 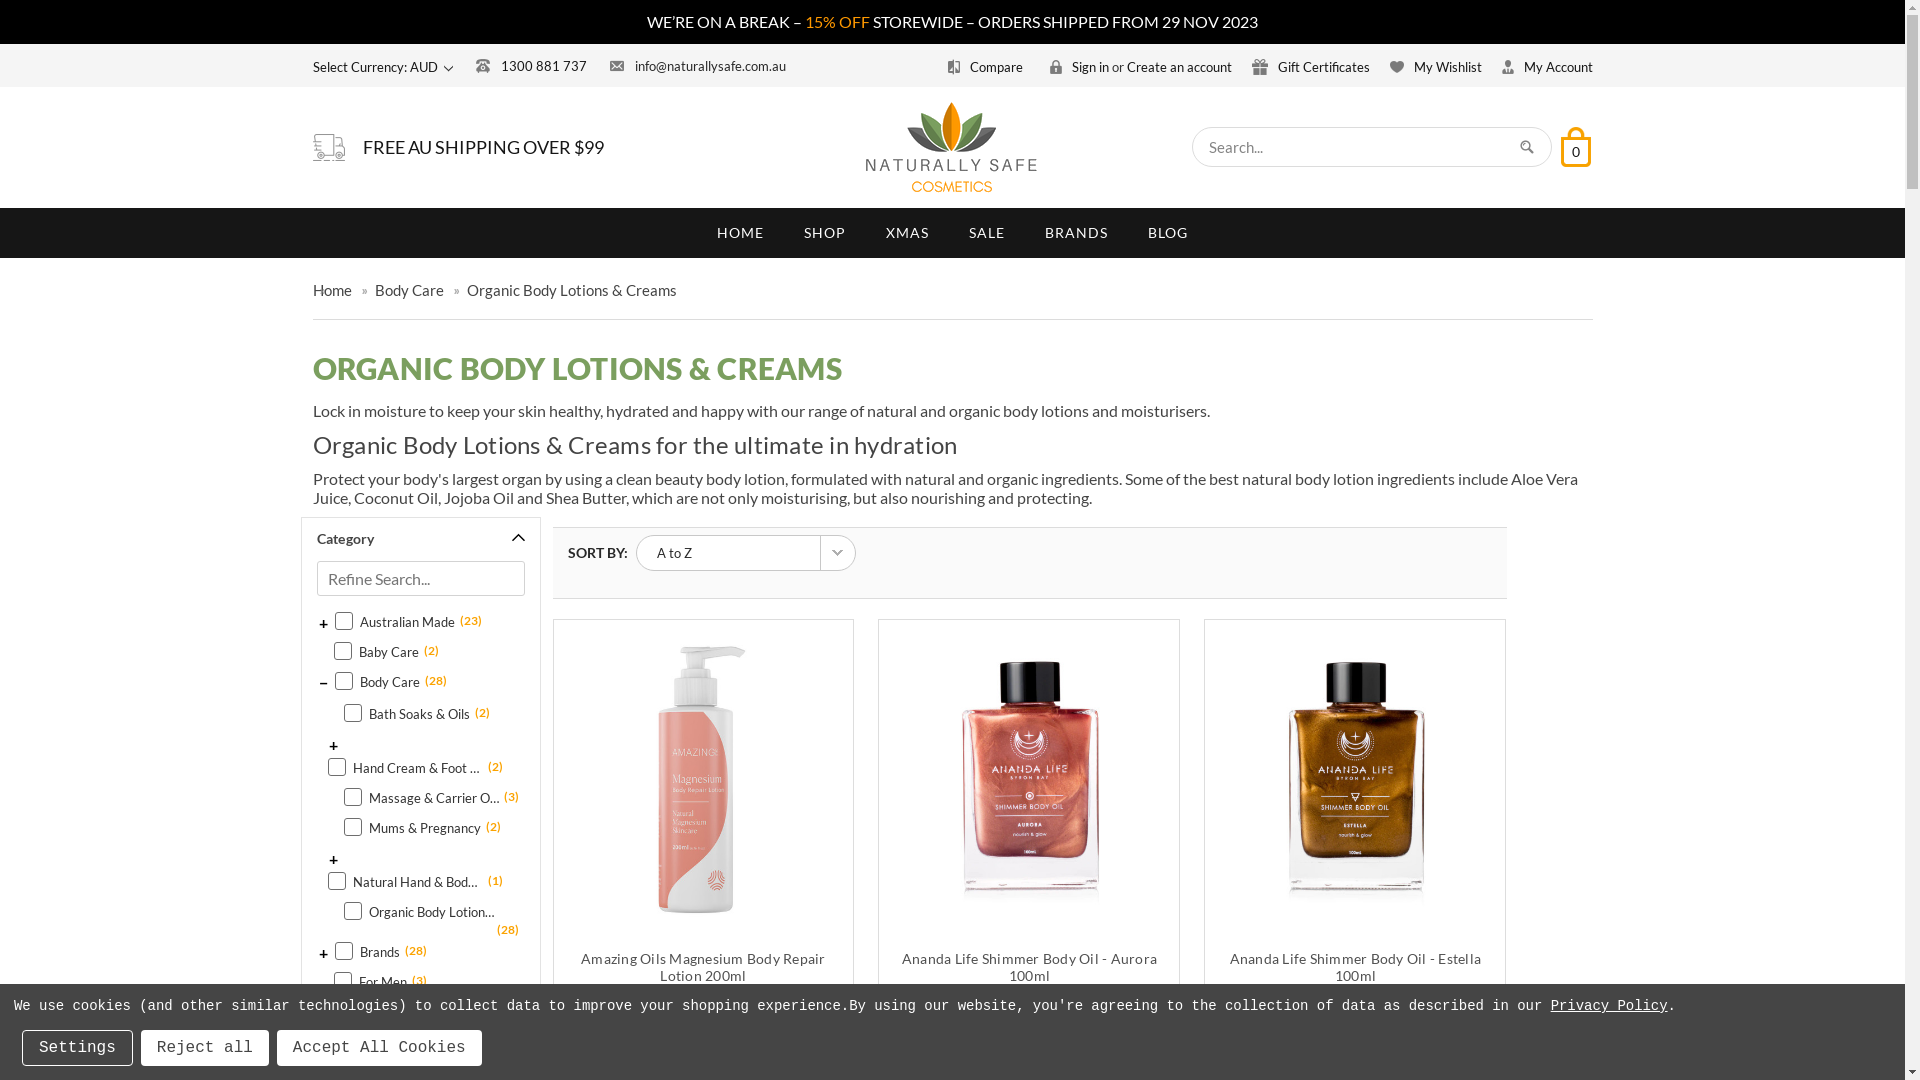 I want to click on 'Privacy Policy', so click(x=1609, y=1006).